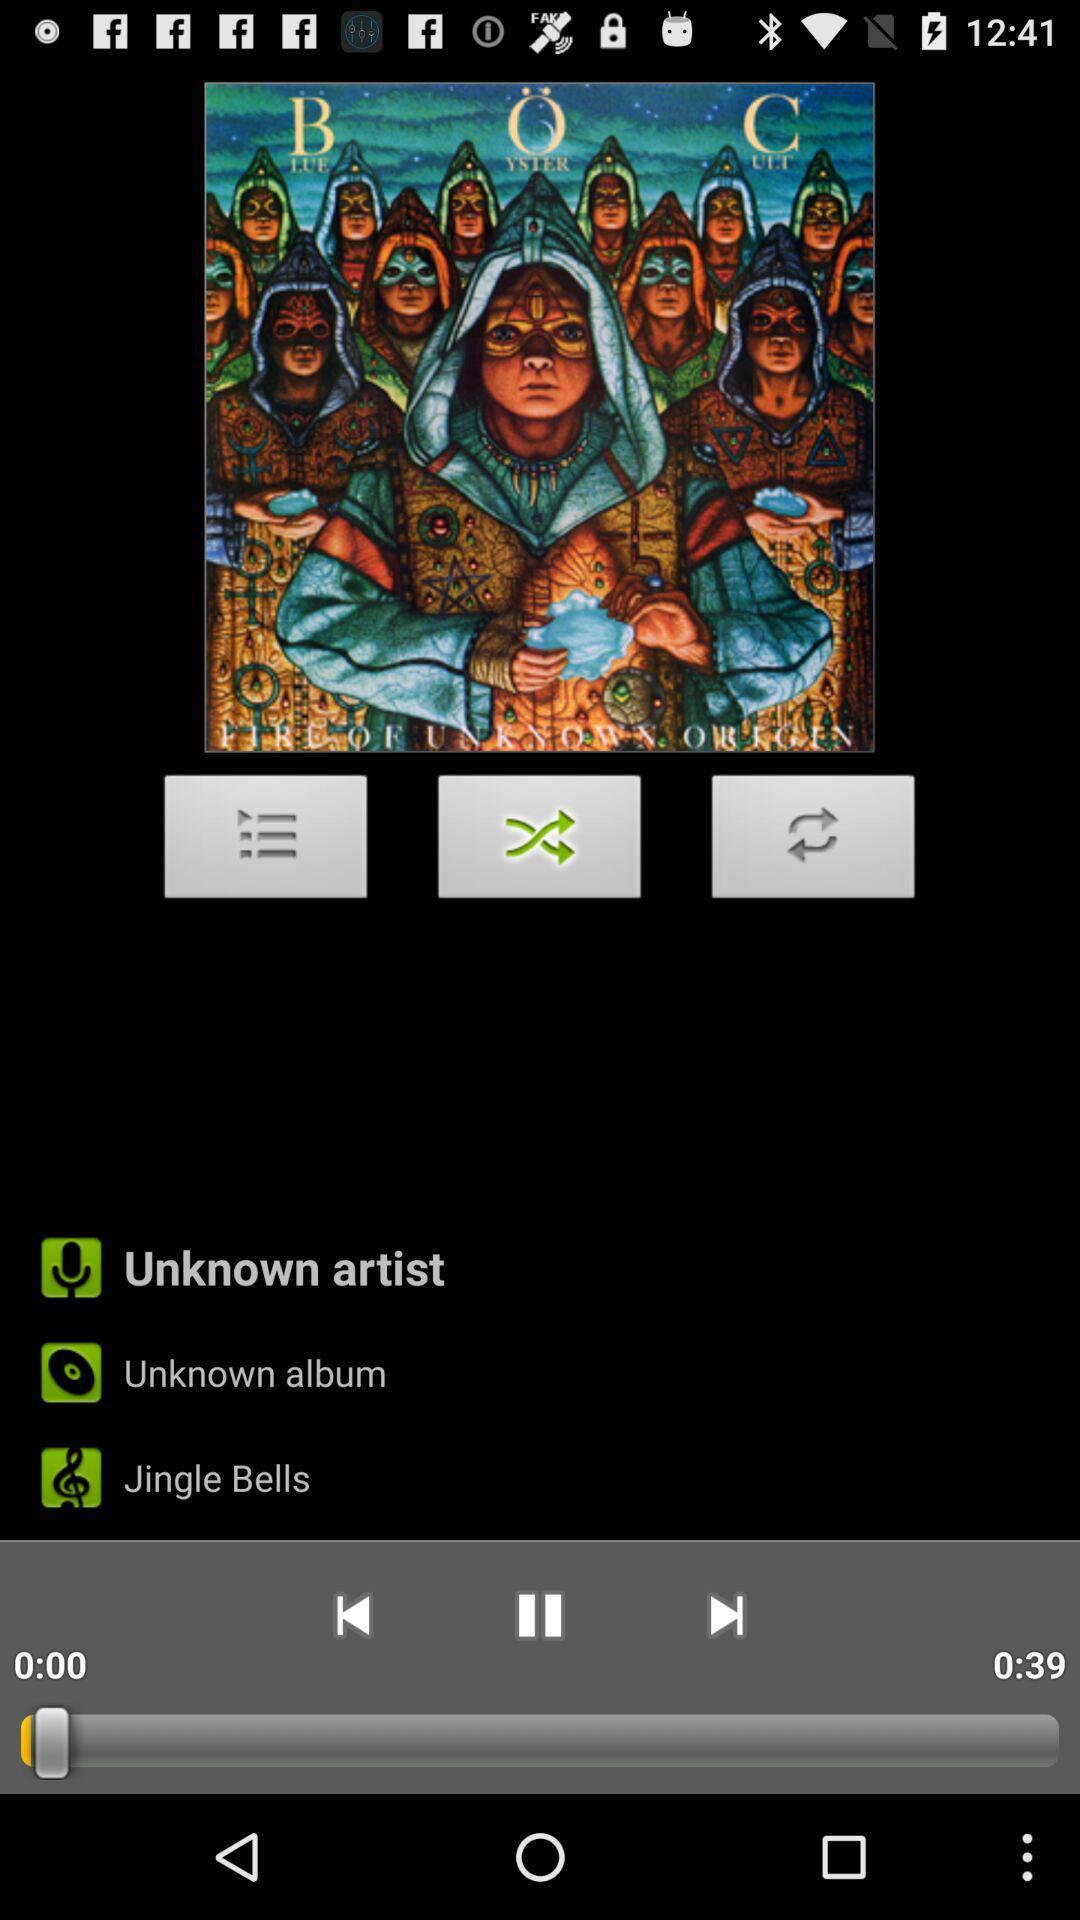 The image size is (1080, 1920). Describe the element at coordinates (813, 842) in the screenshot. I see `app above the unknown artist icon` at that location.